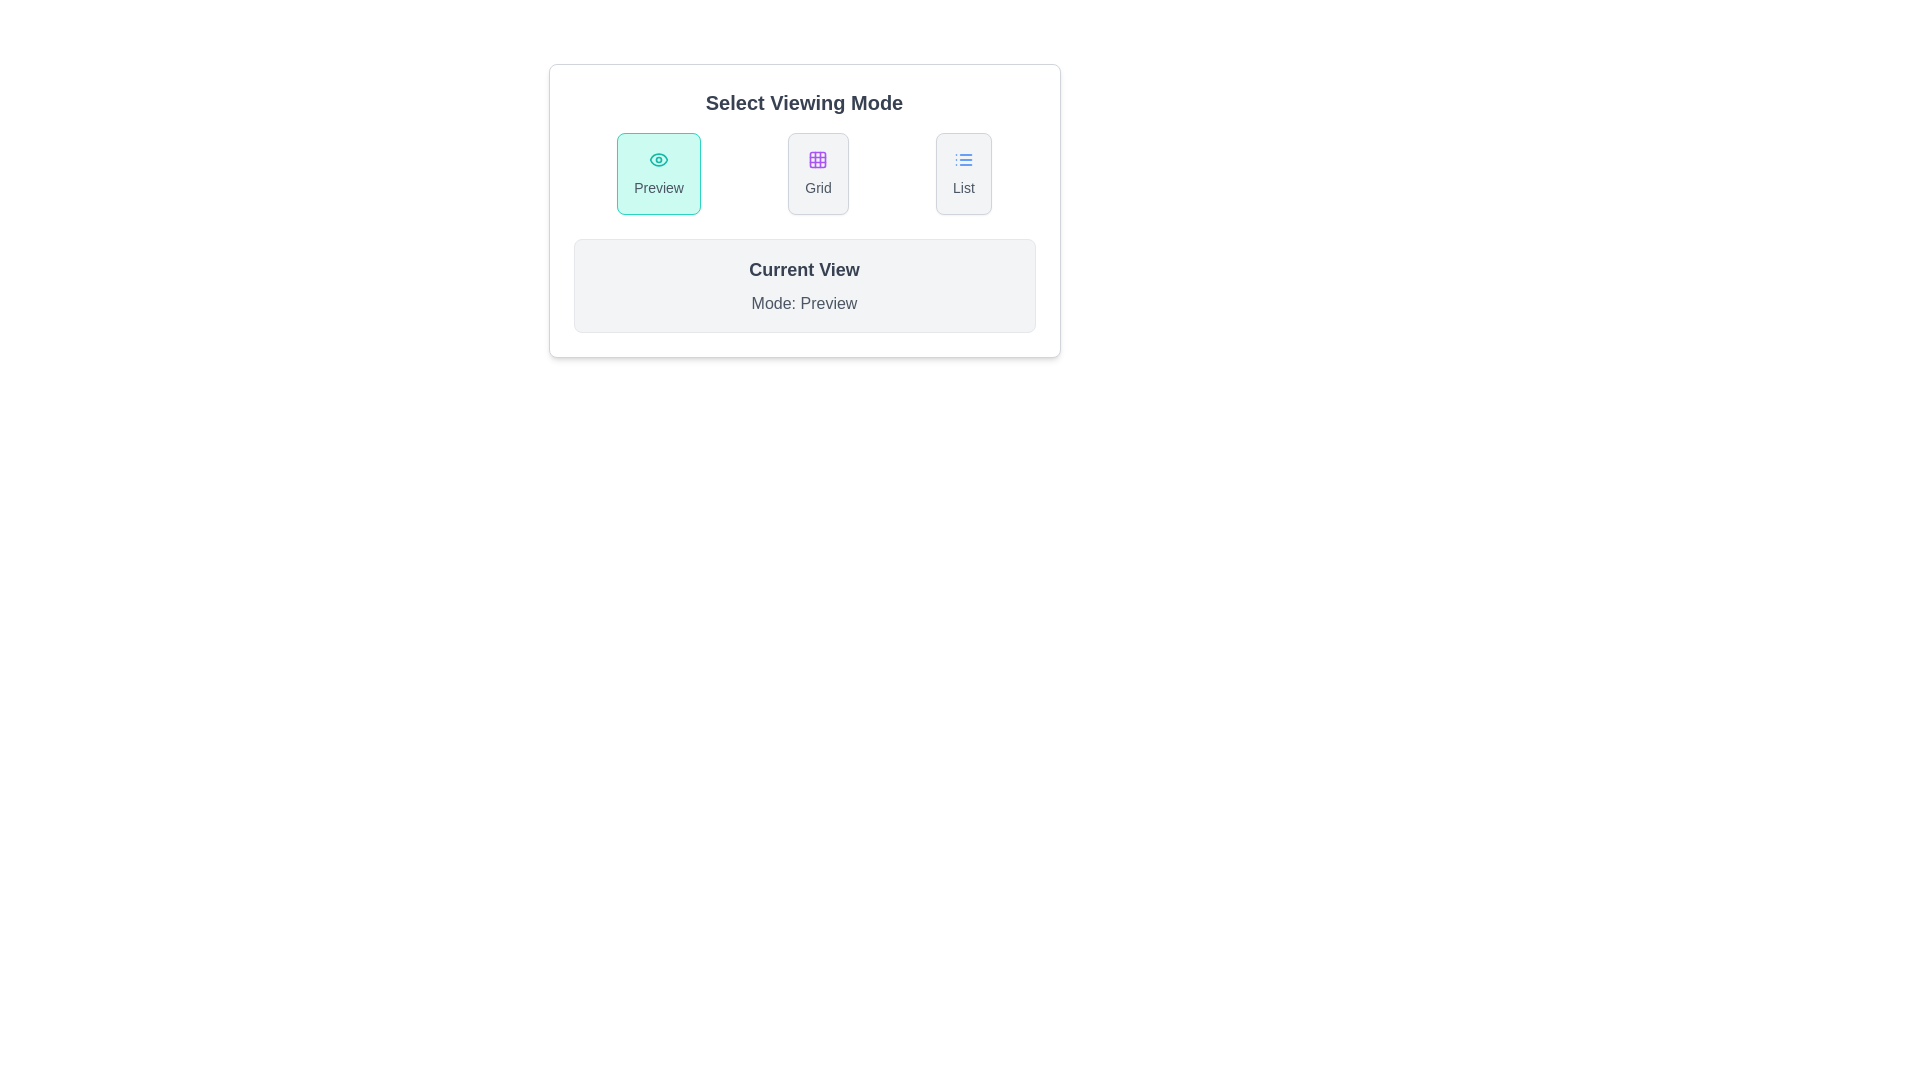 This screenshot has width=1920, height=1080. I want to click on the 'Preview' button, which is a rectangular button with a teal background and an eye icon, located in the group of three buttons titled 'Select Viewing Mode', so click(659, 172).